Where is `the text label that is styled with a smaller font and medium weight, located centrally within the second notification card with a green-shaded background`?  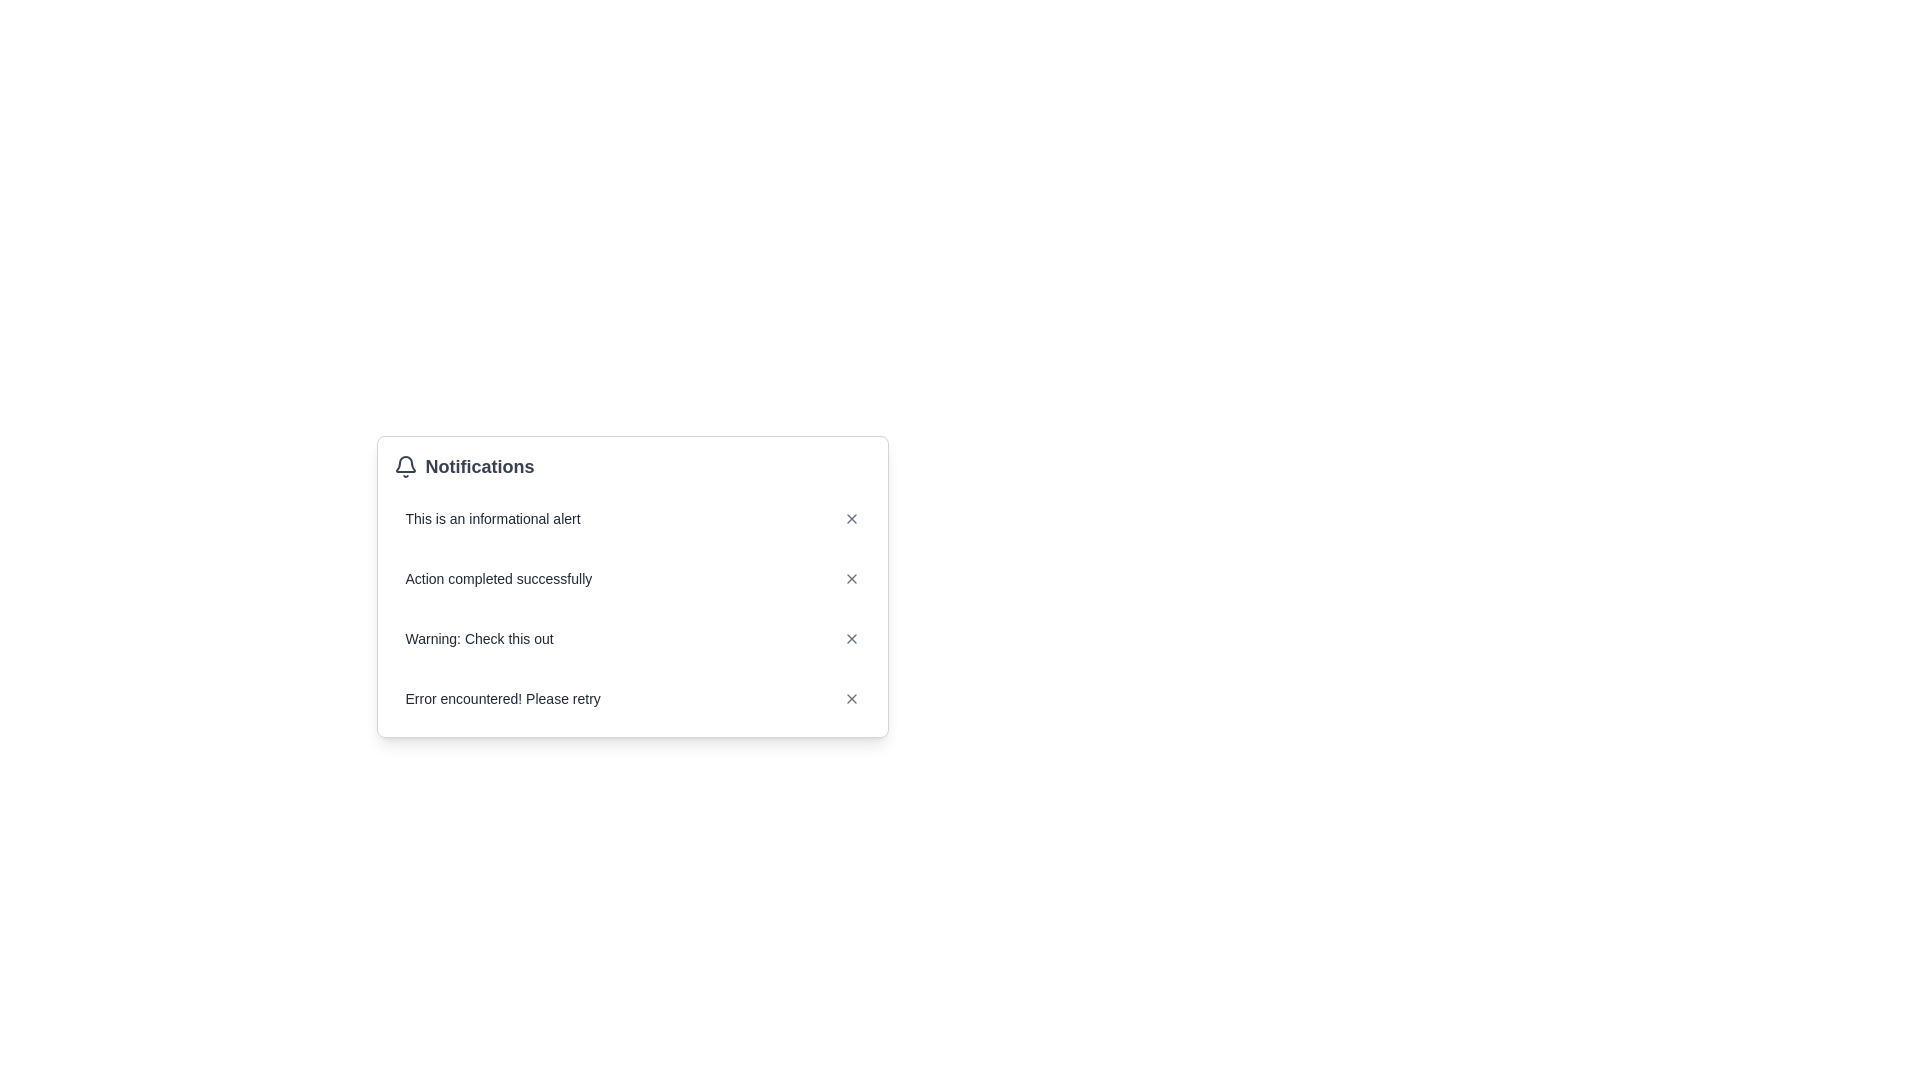
the text label that is styled with a smaller font and medium weight, located centrally within the second notification card with a green-shaded background is located at coordinates (498, 578).